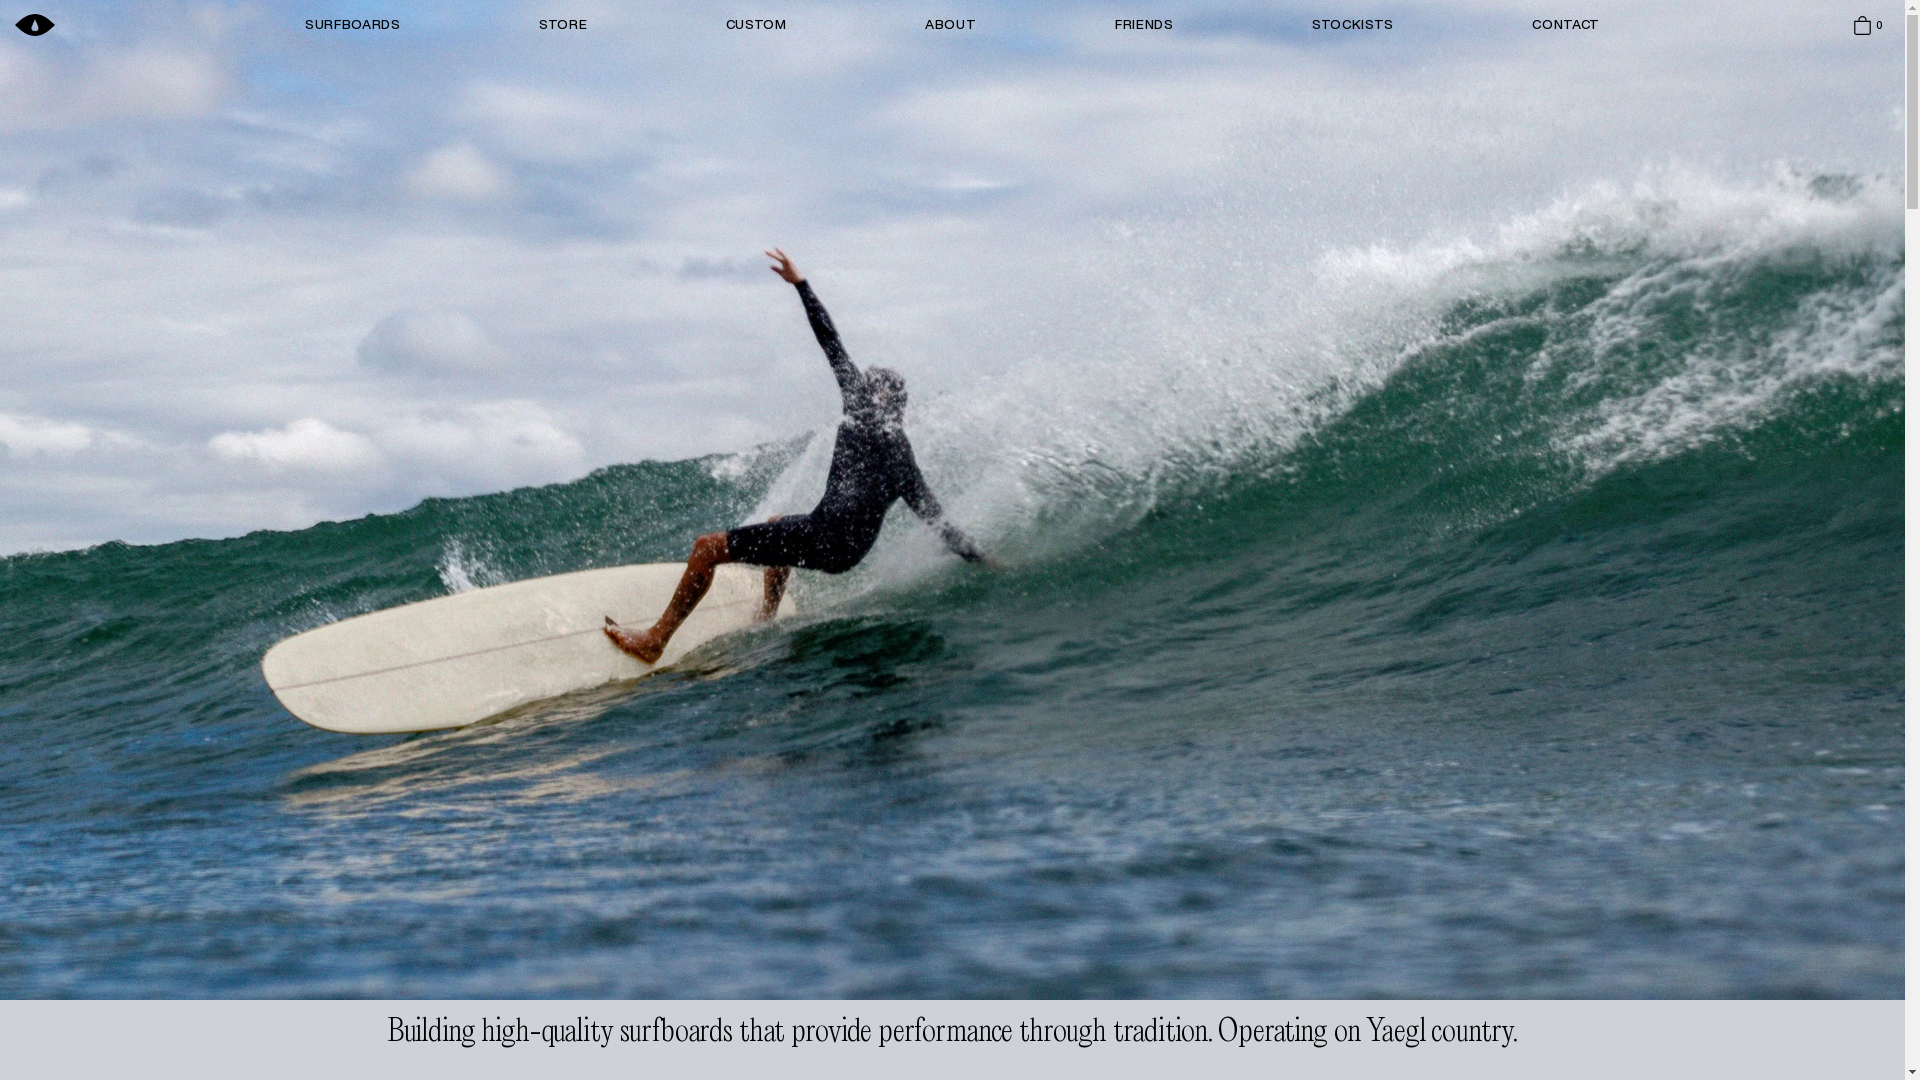  What do you see at coordinates (755, 24) in the screenshot?
I see `'CUSTOM'` at bounding box center [755, 24].